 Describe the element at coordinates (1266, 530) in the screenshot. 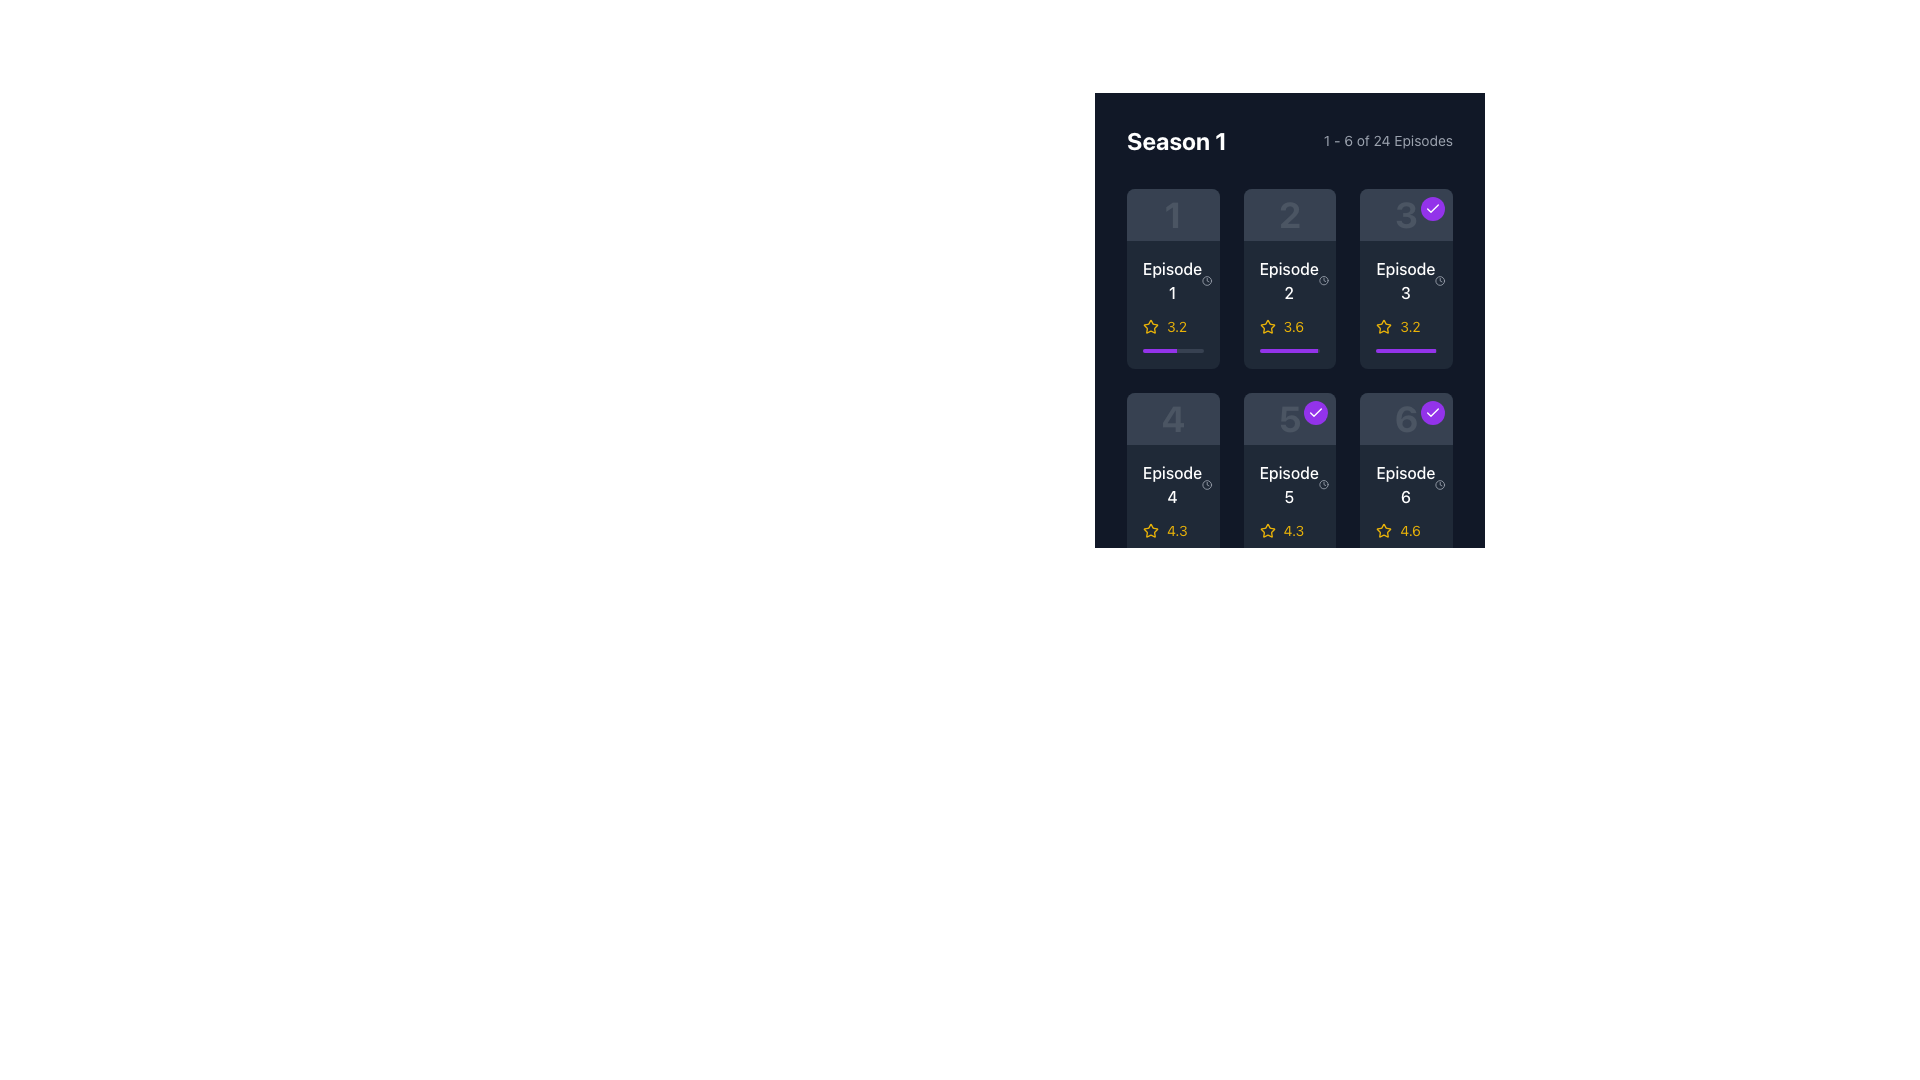

I see `the bright yellow star-shaped icon representing the rating system to the left of the number '4.3' in the Episode 5 card of Season 1` at that location.